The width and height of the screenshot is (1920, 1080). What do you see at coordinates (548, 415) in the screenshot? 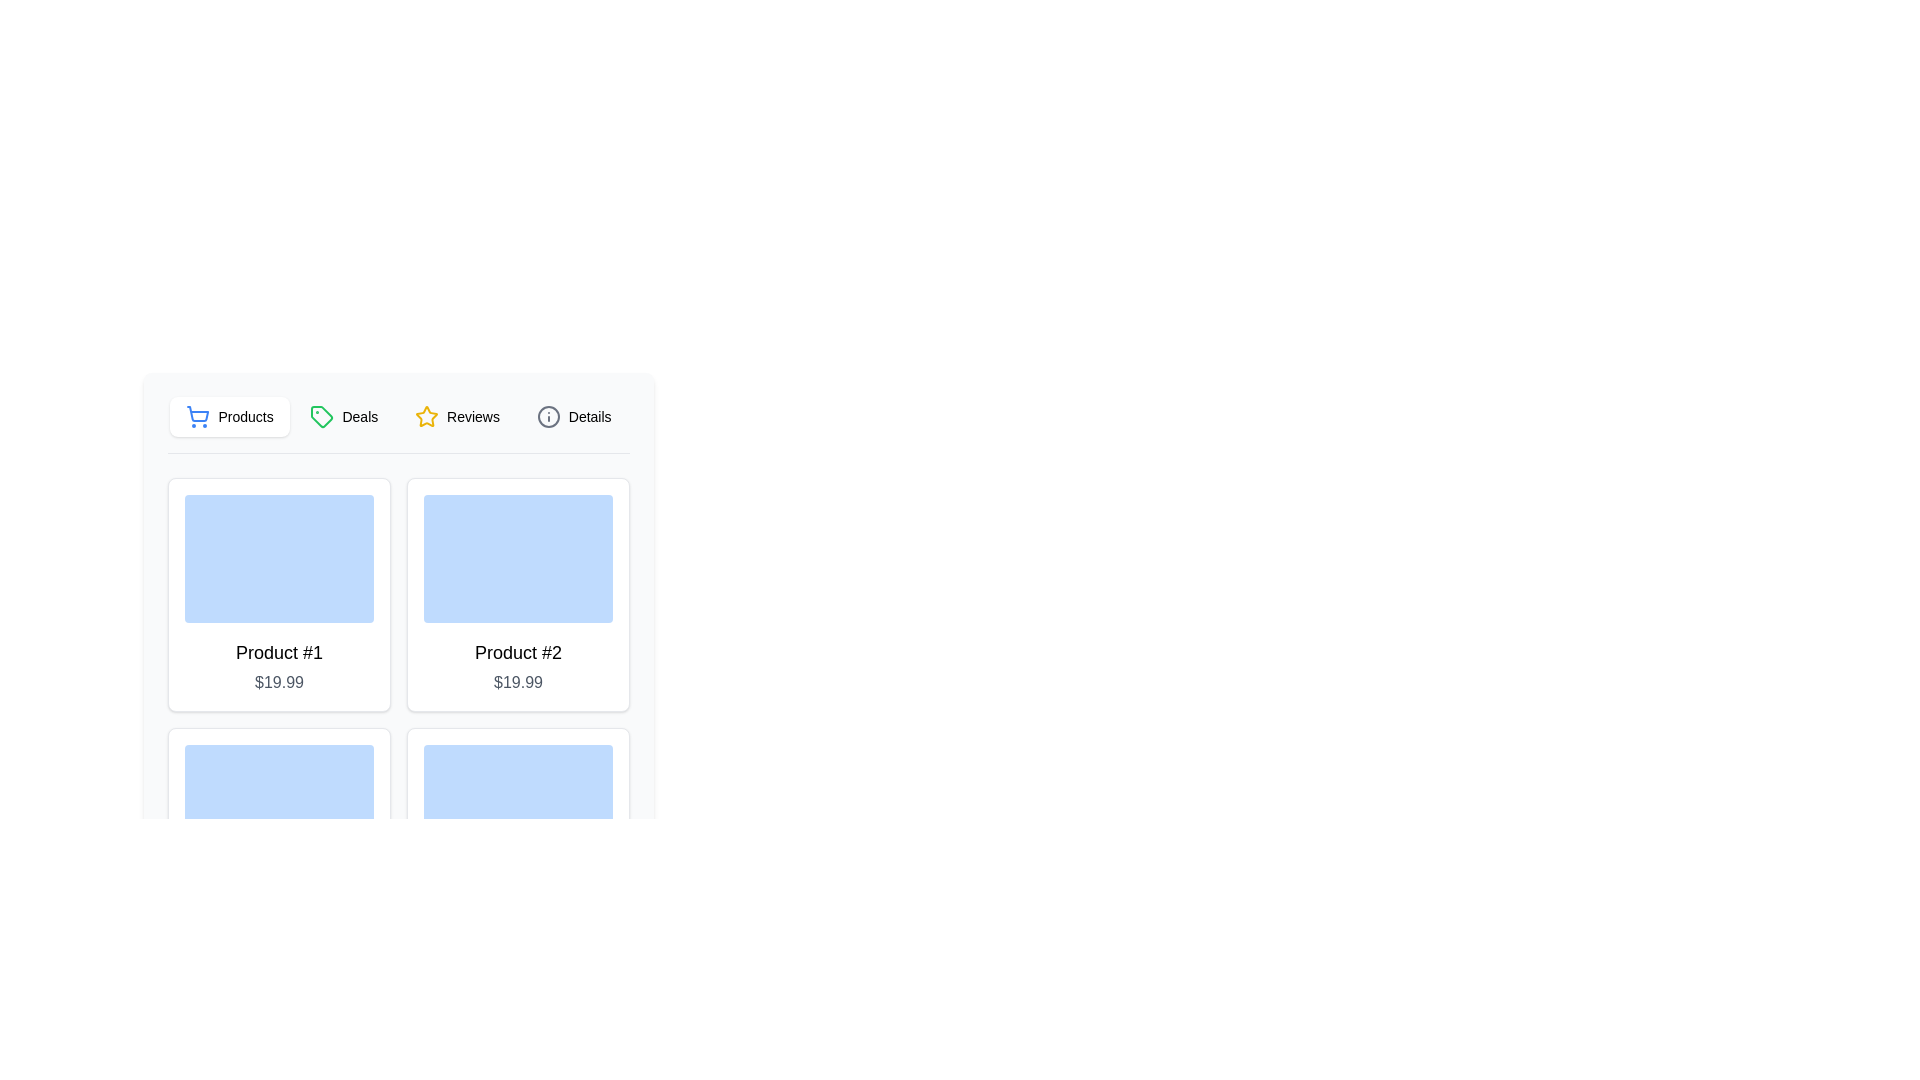
I see `the 'Details' icon located in the top navigation menu` at bounding box center [548, 415].